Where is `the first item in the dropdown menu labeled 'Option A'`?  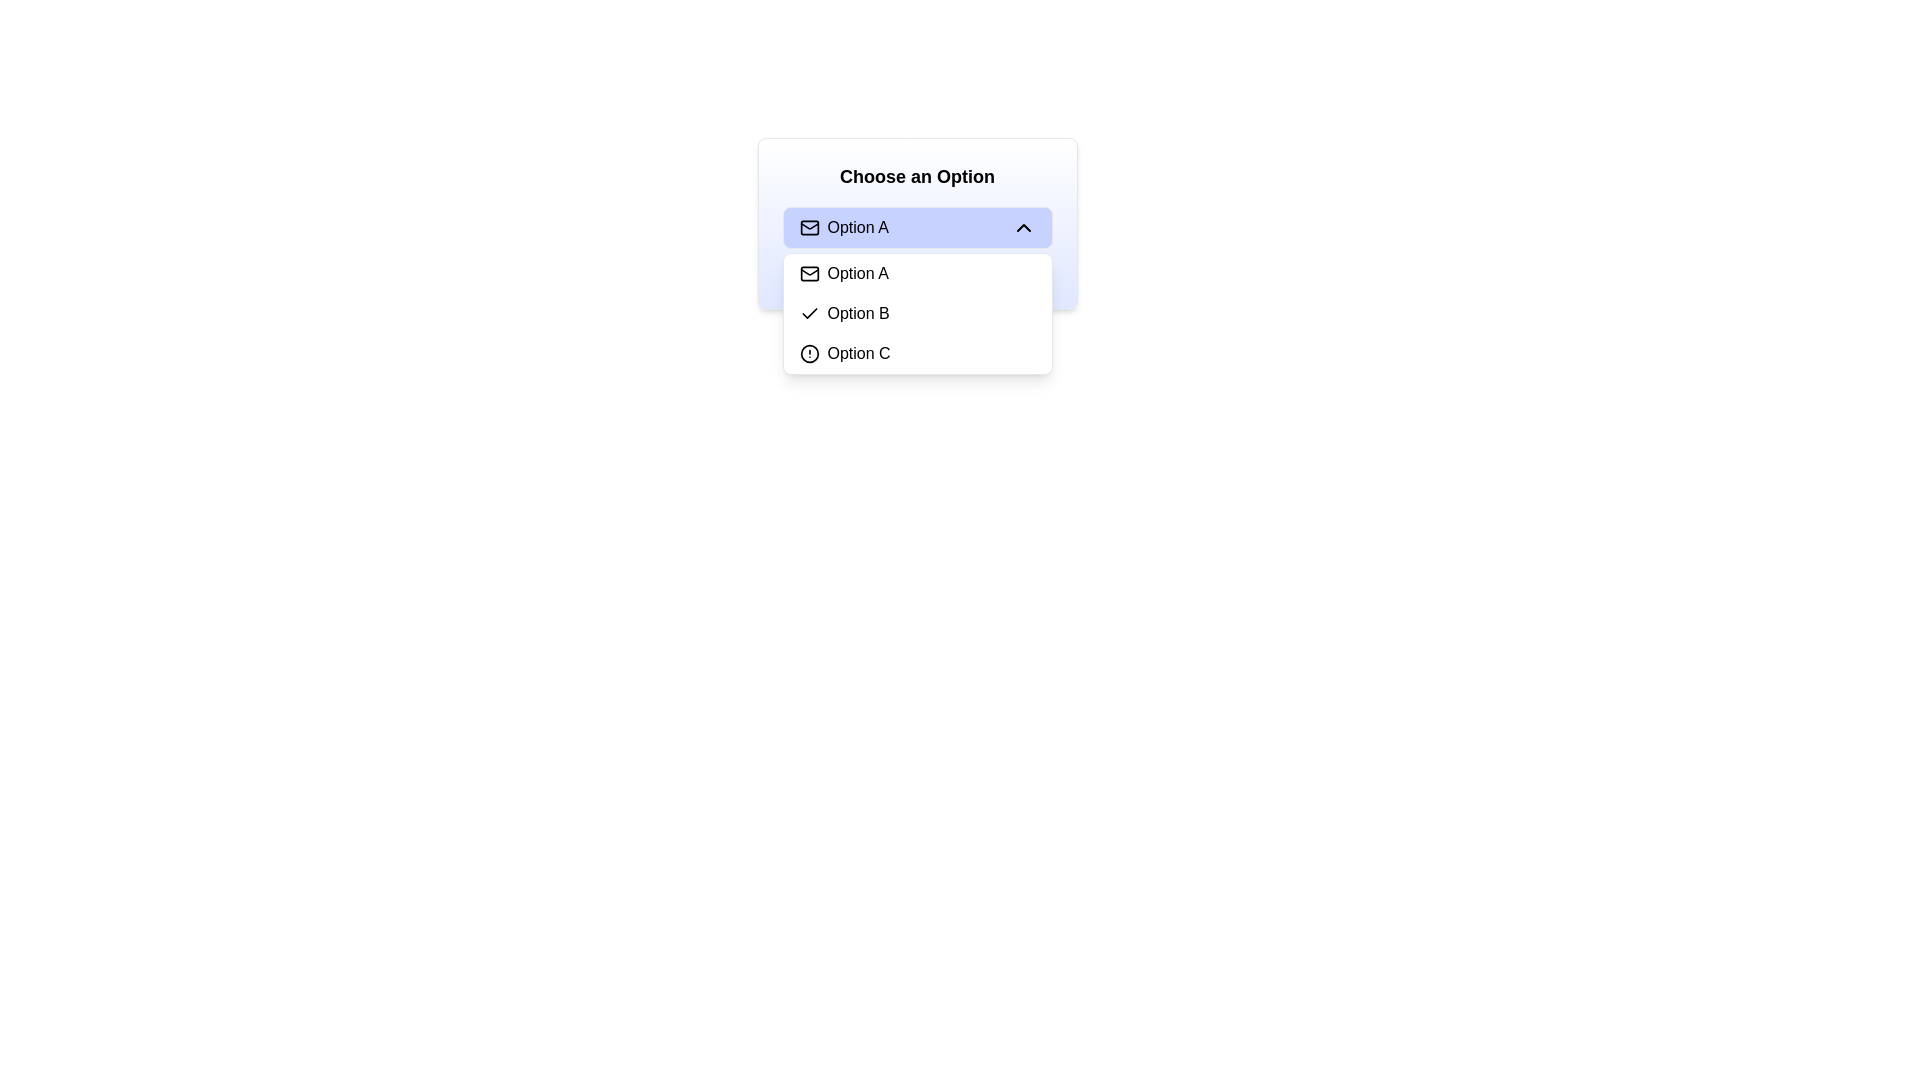 the first item in the dropdown menu labeled 'Option A' is located at coordinates (916, 273).